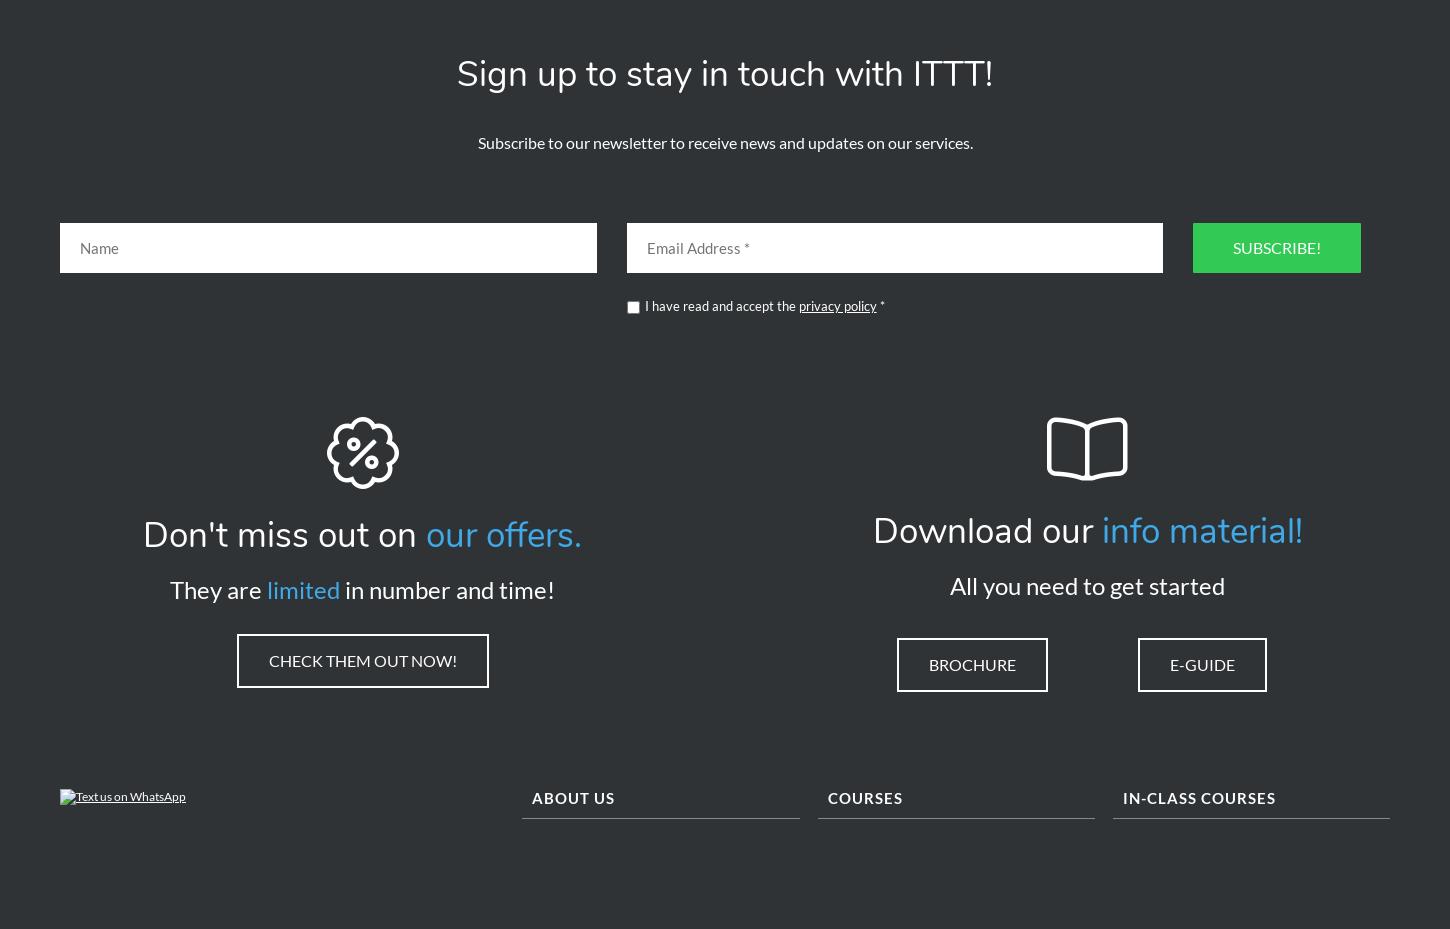 The width and height of the screenshot is (1450, 929). I want to click on 'In-class Courses', so click(1121, 805).